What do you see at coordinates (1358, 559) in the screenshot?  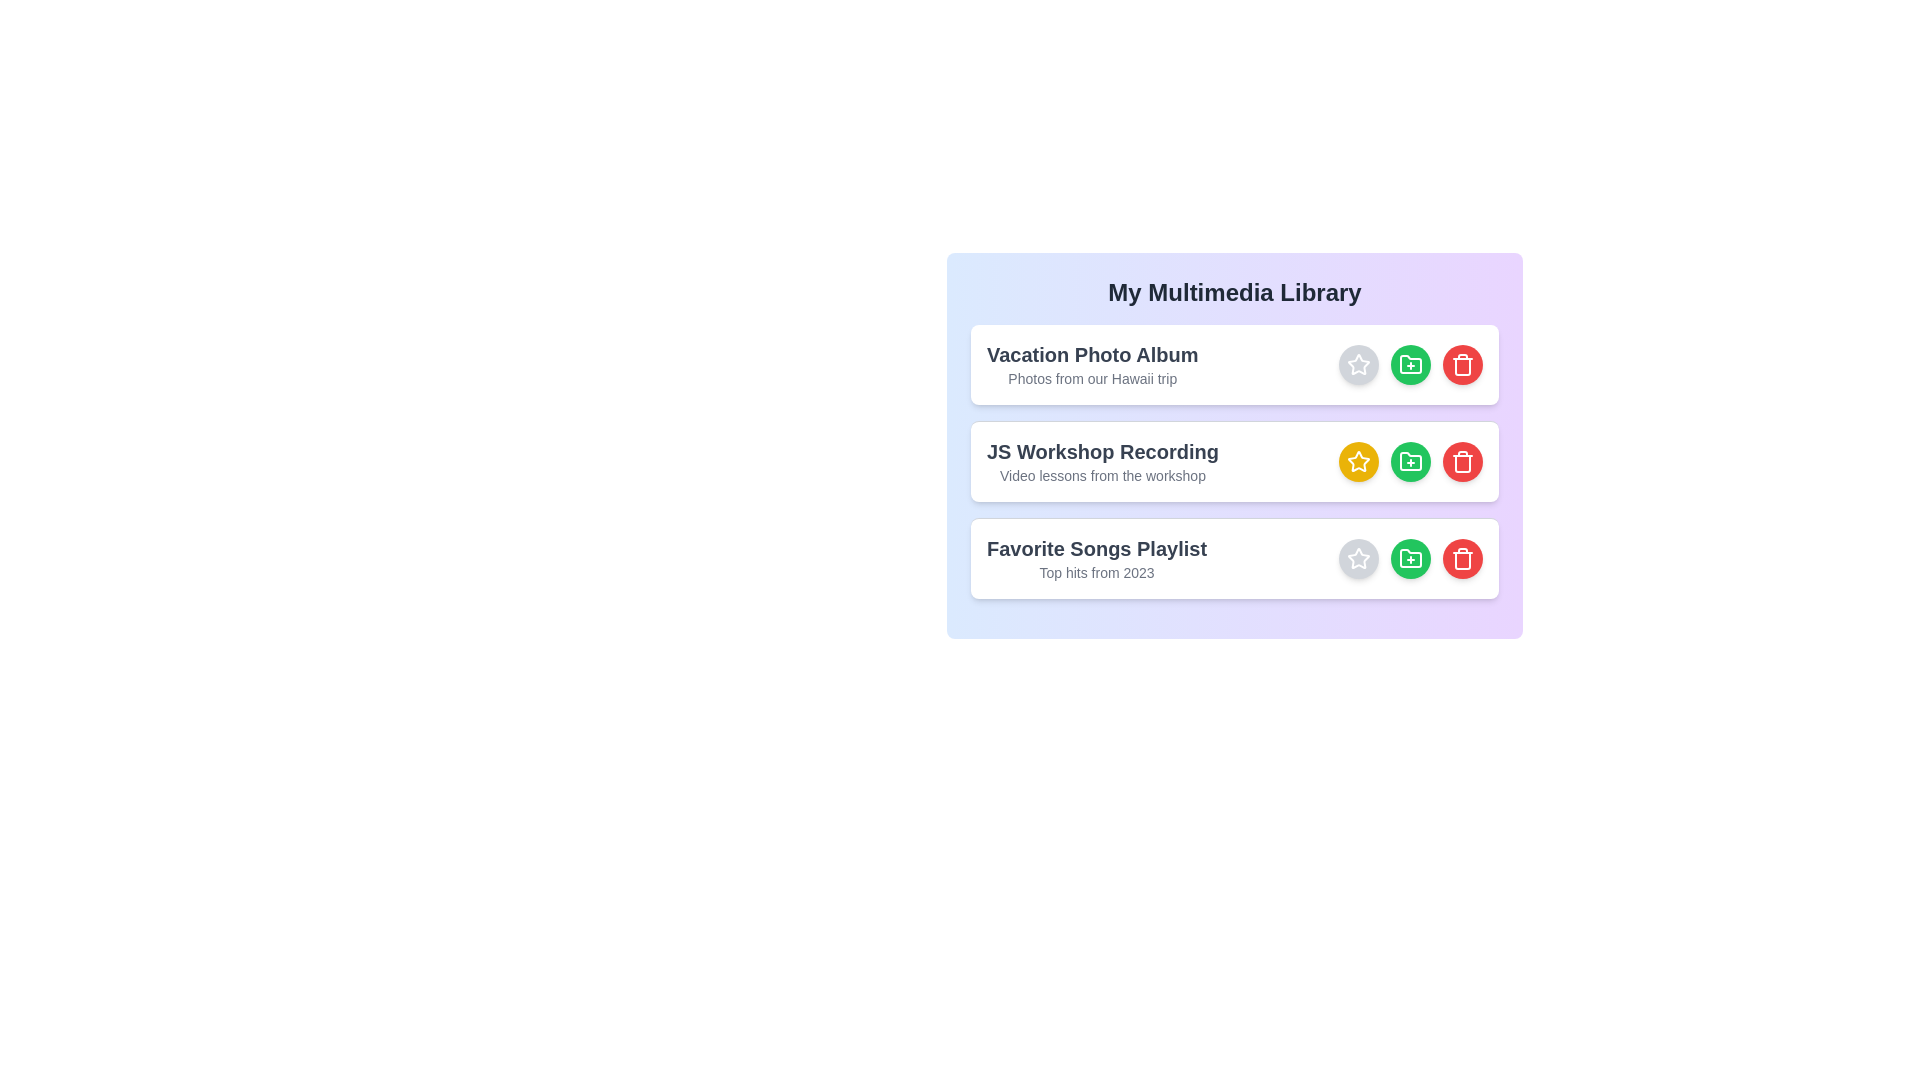 I see `the star icon button located on the rightmost side of the 'Favorite Songs Playlist' list item under the 'My Multimedia Library' section` at bounding box center [1358, 559].